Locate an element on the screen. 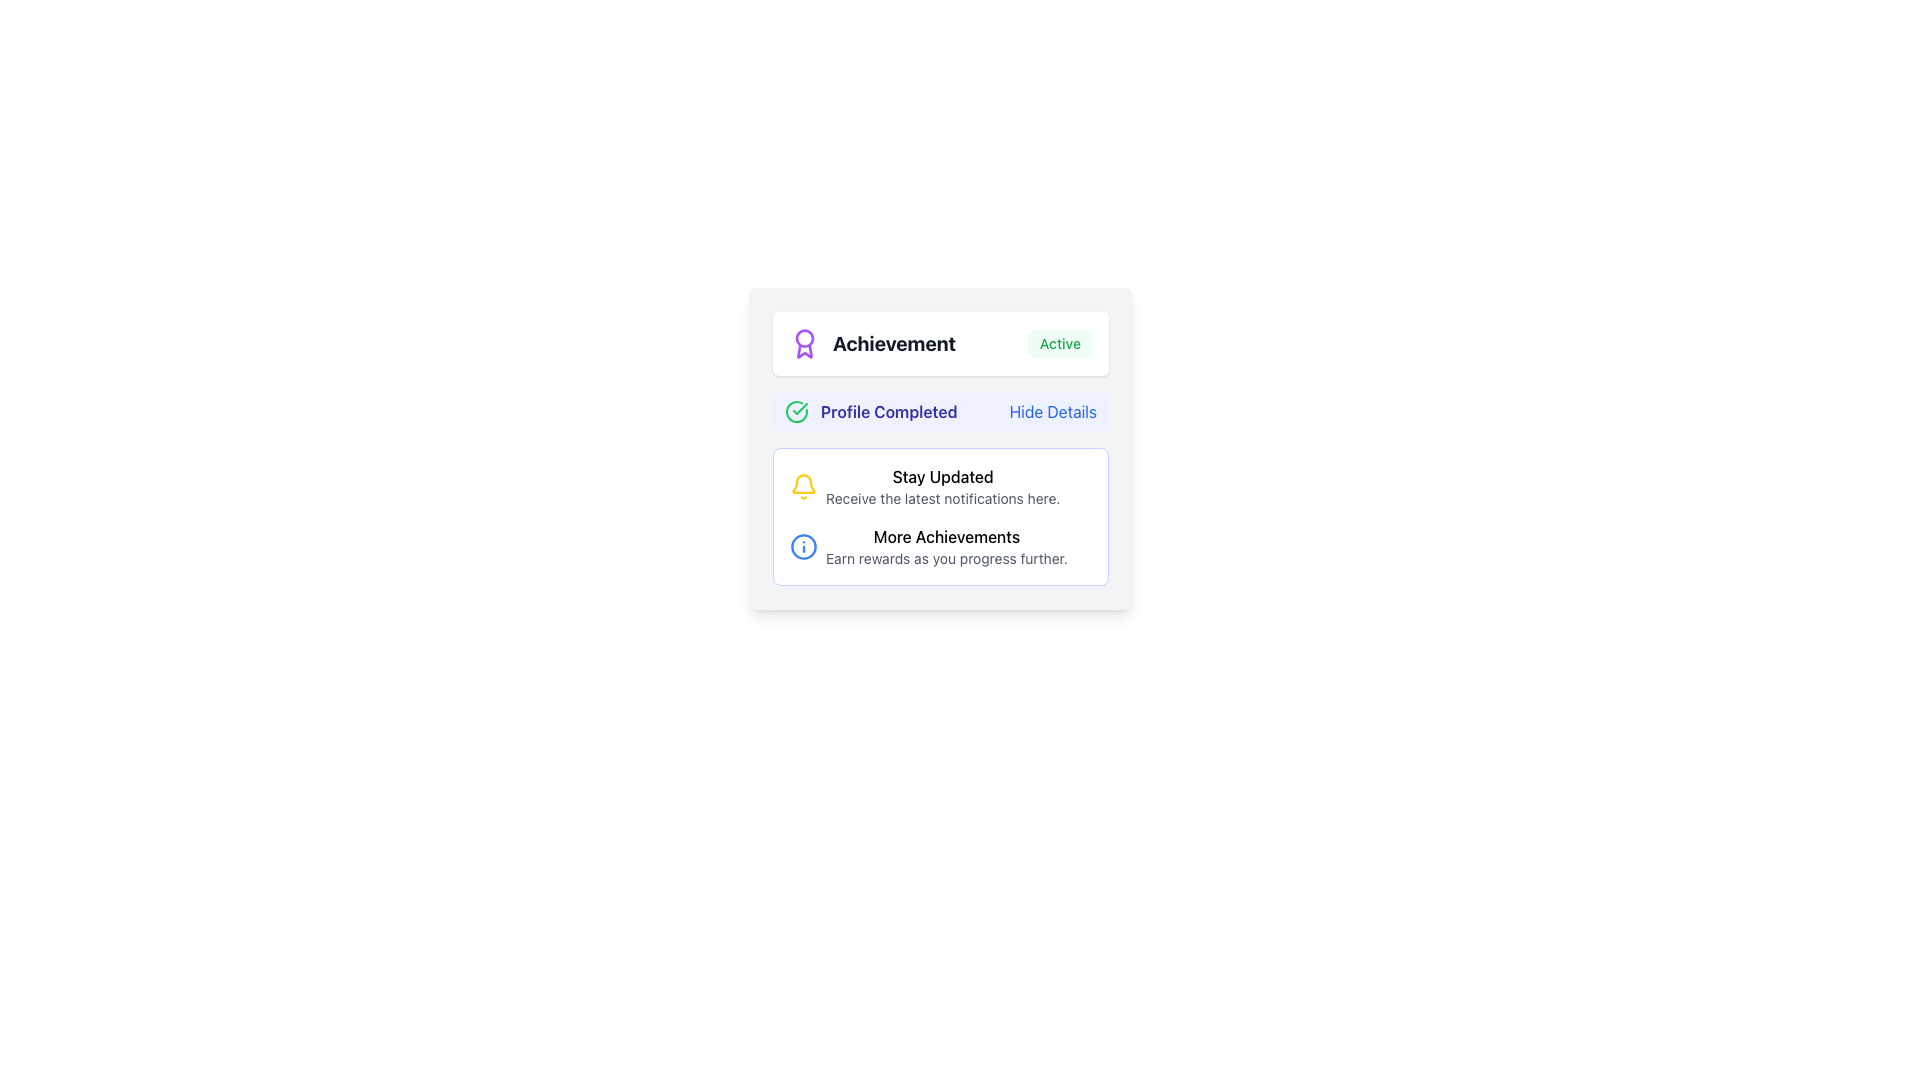  the static text displaying 'Receive the latest notifications here.' which is styled in gray and positioned below the 'Stay Updated' header is located at coordinates (942, 497).